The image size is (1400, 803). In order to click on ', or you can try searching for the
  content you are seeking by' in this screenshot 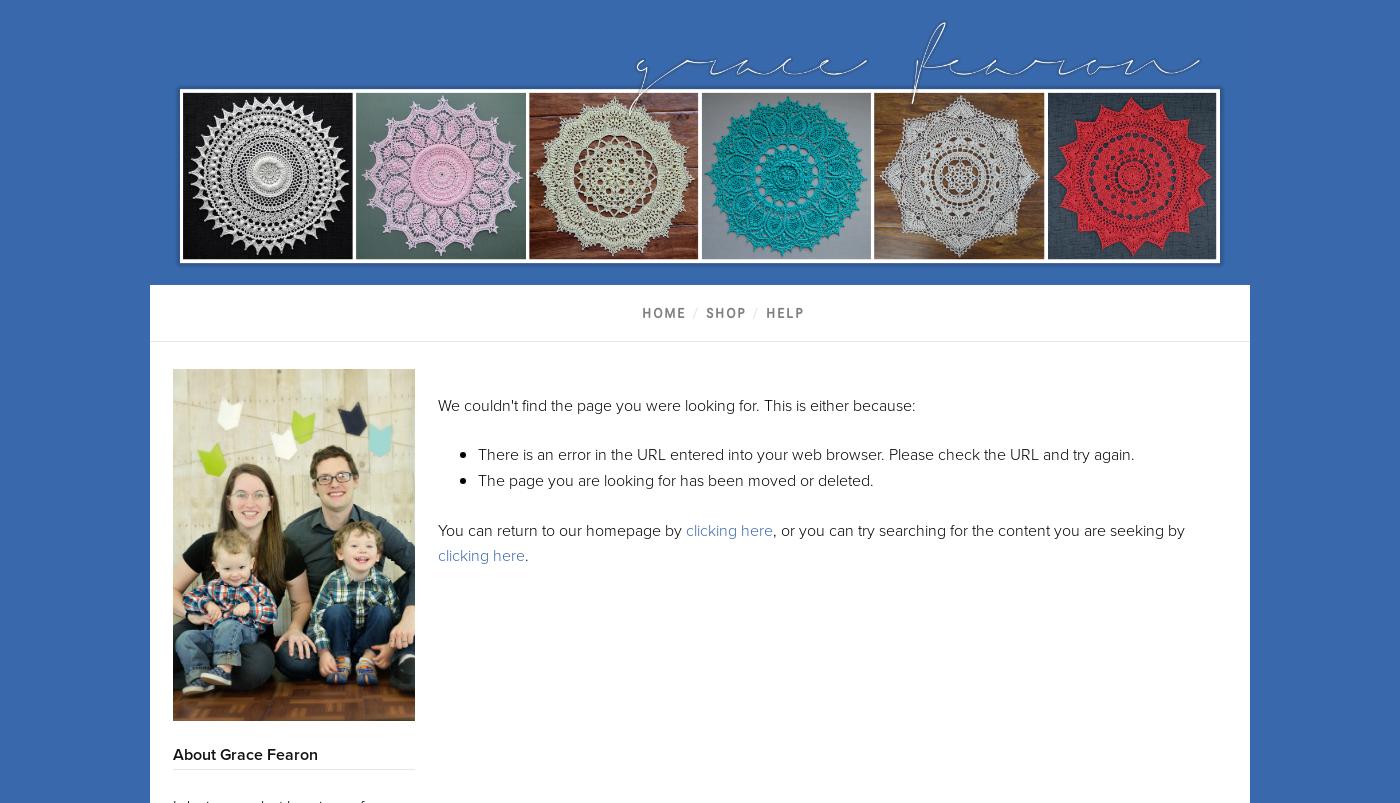, I will do `click(979, 528)`.